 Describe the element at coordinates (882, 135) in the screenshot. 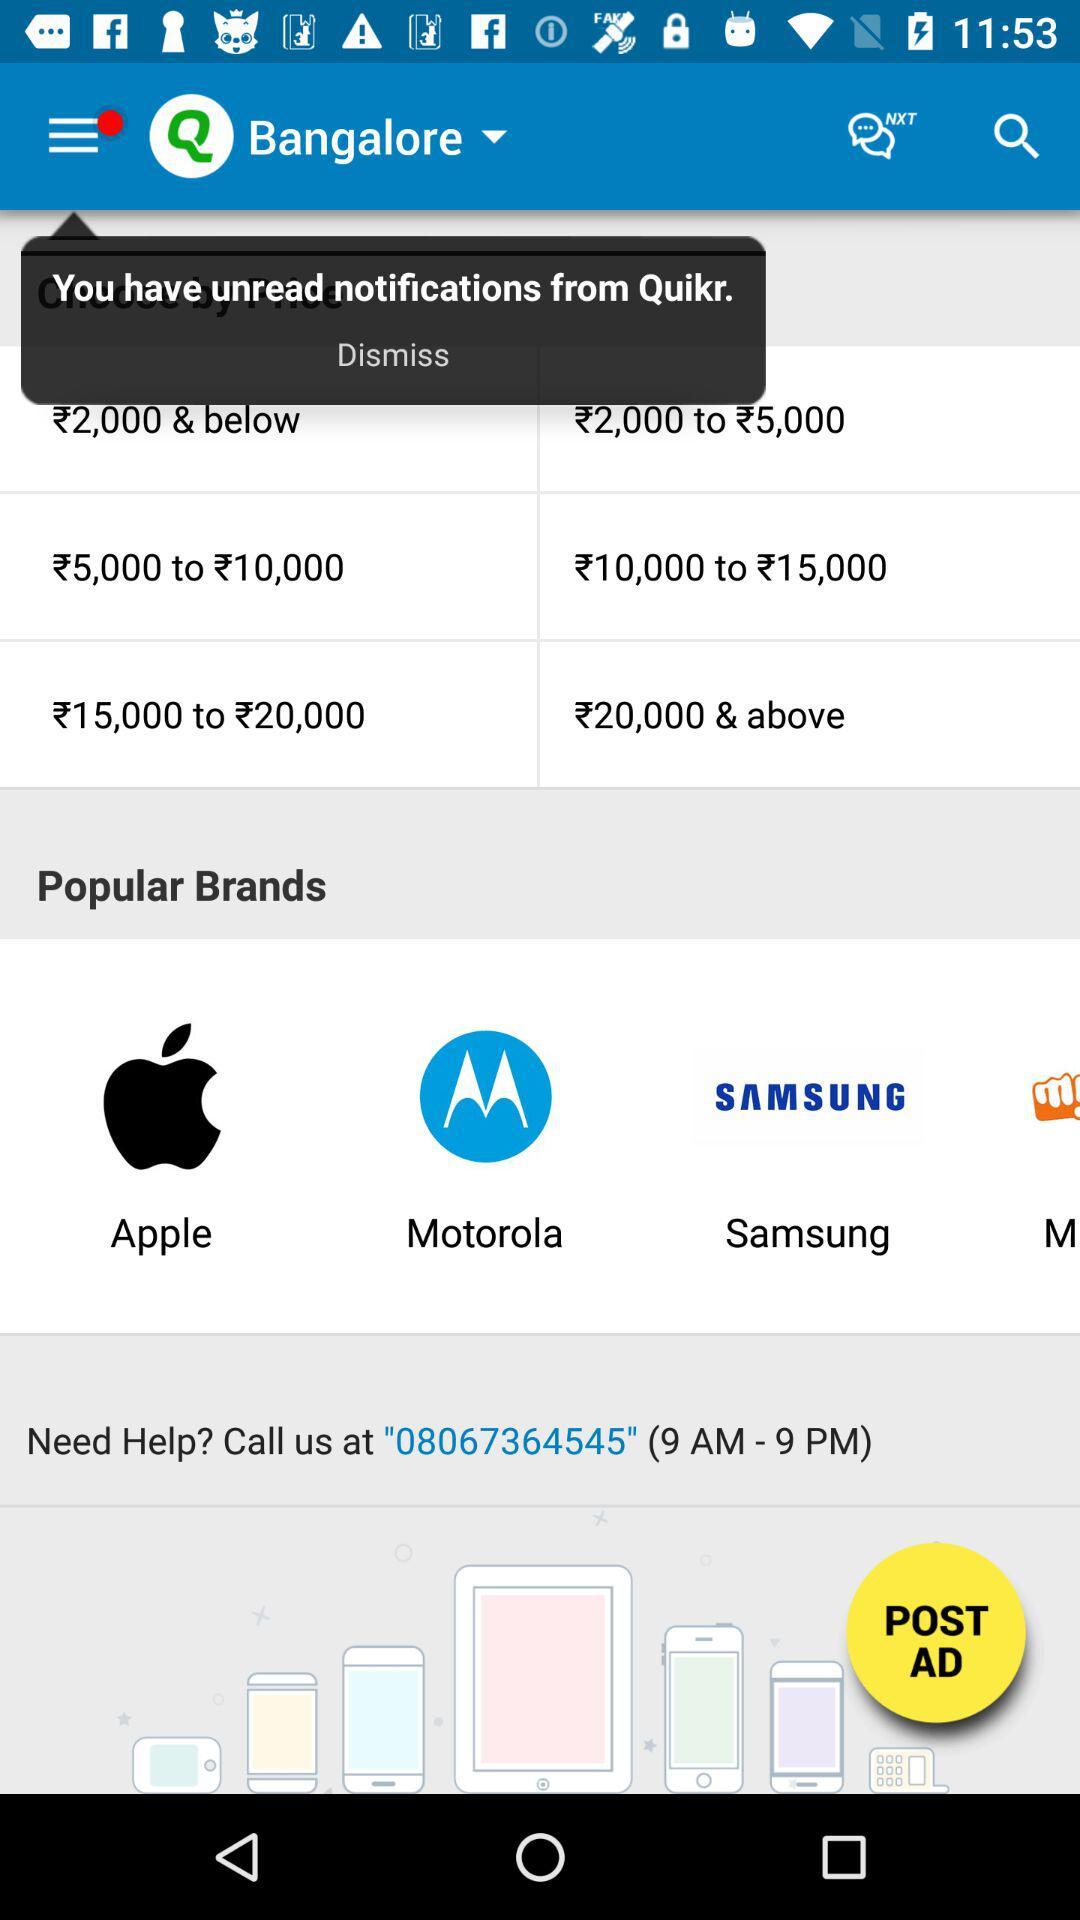

I see `message inbox` at that location.